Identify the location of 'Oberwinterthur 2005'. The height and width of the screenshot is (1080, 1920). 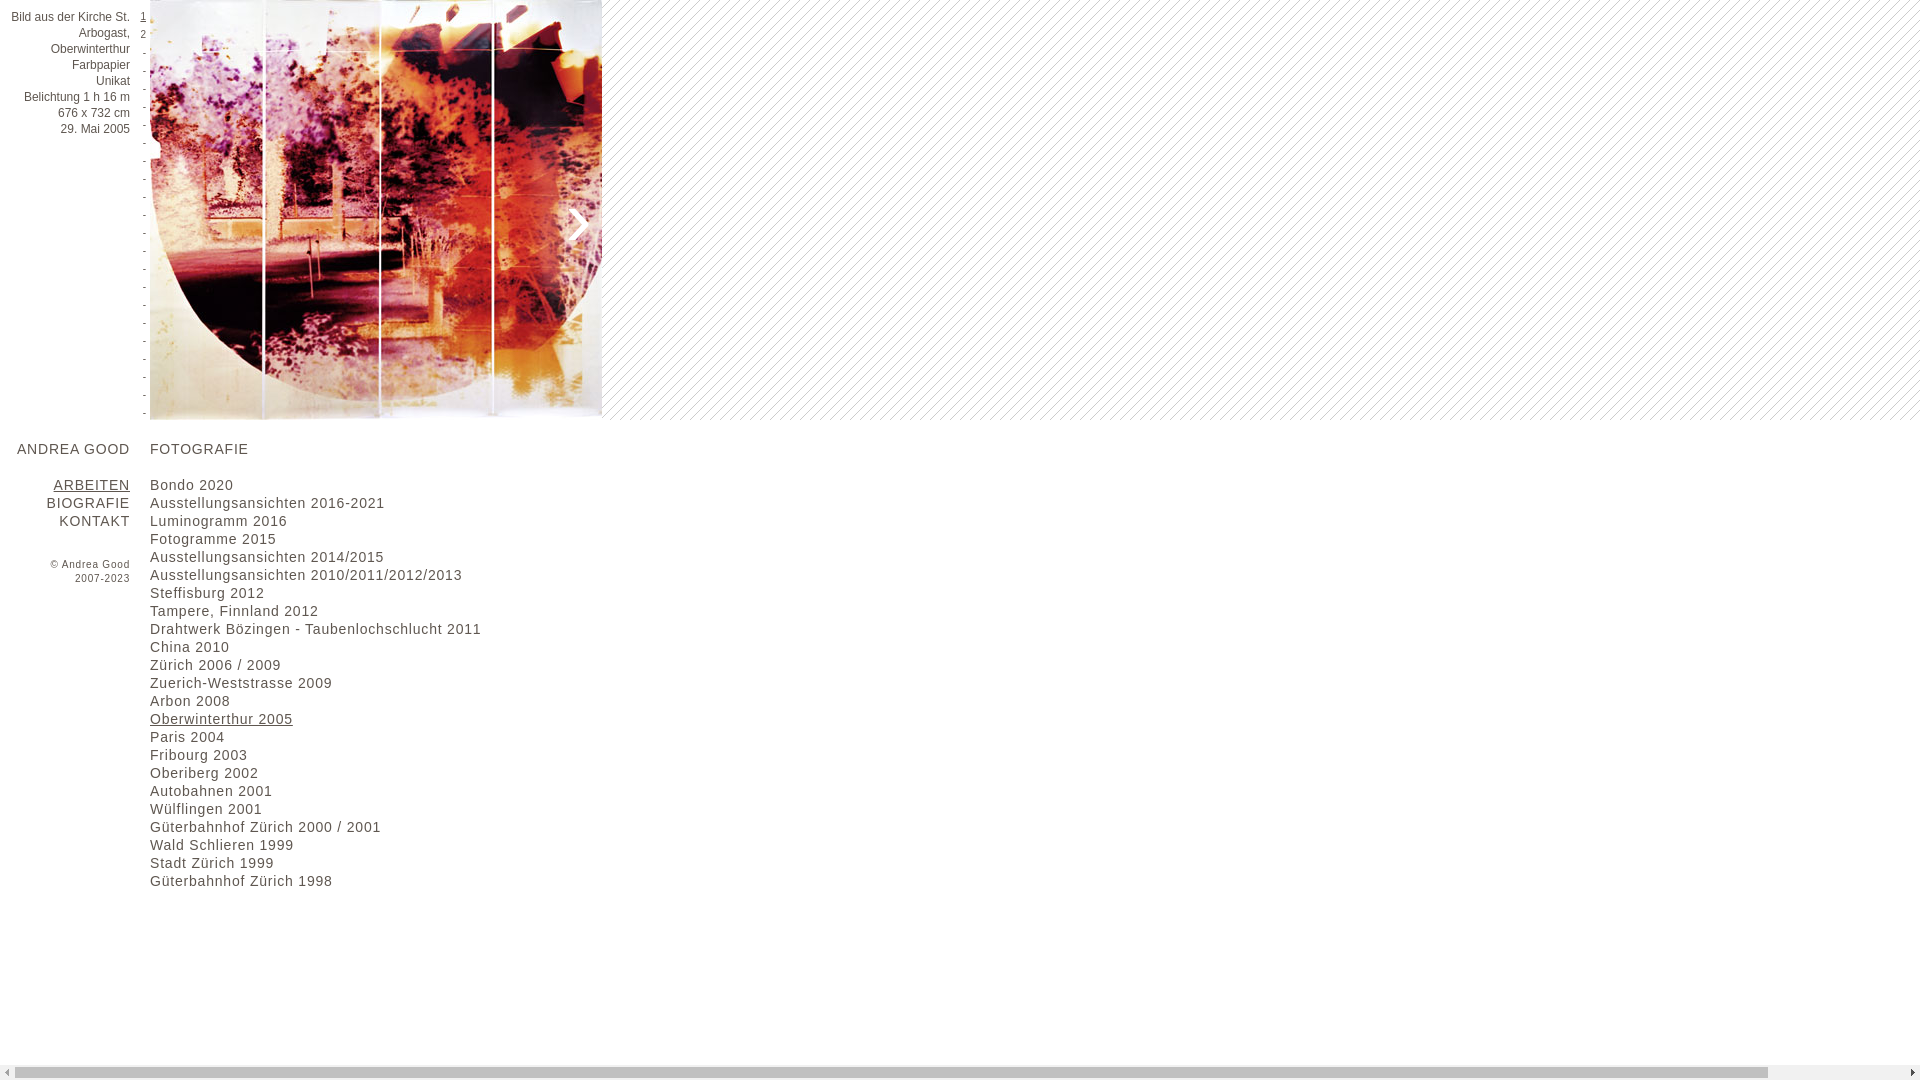
(221, 717).